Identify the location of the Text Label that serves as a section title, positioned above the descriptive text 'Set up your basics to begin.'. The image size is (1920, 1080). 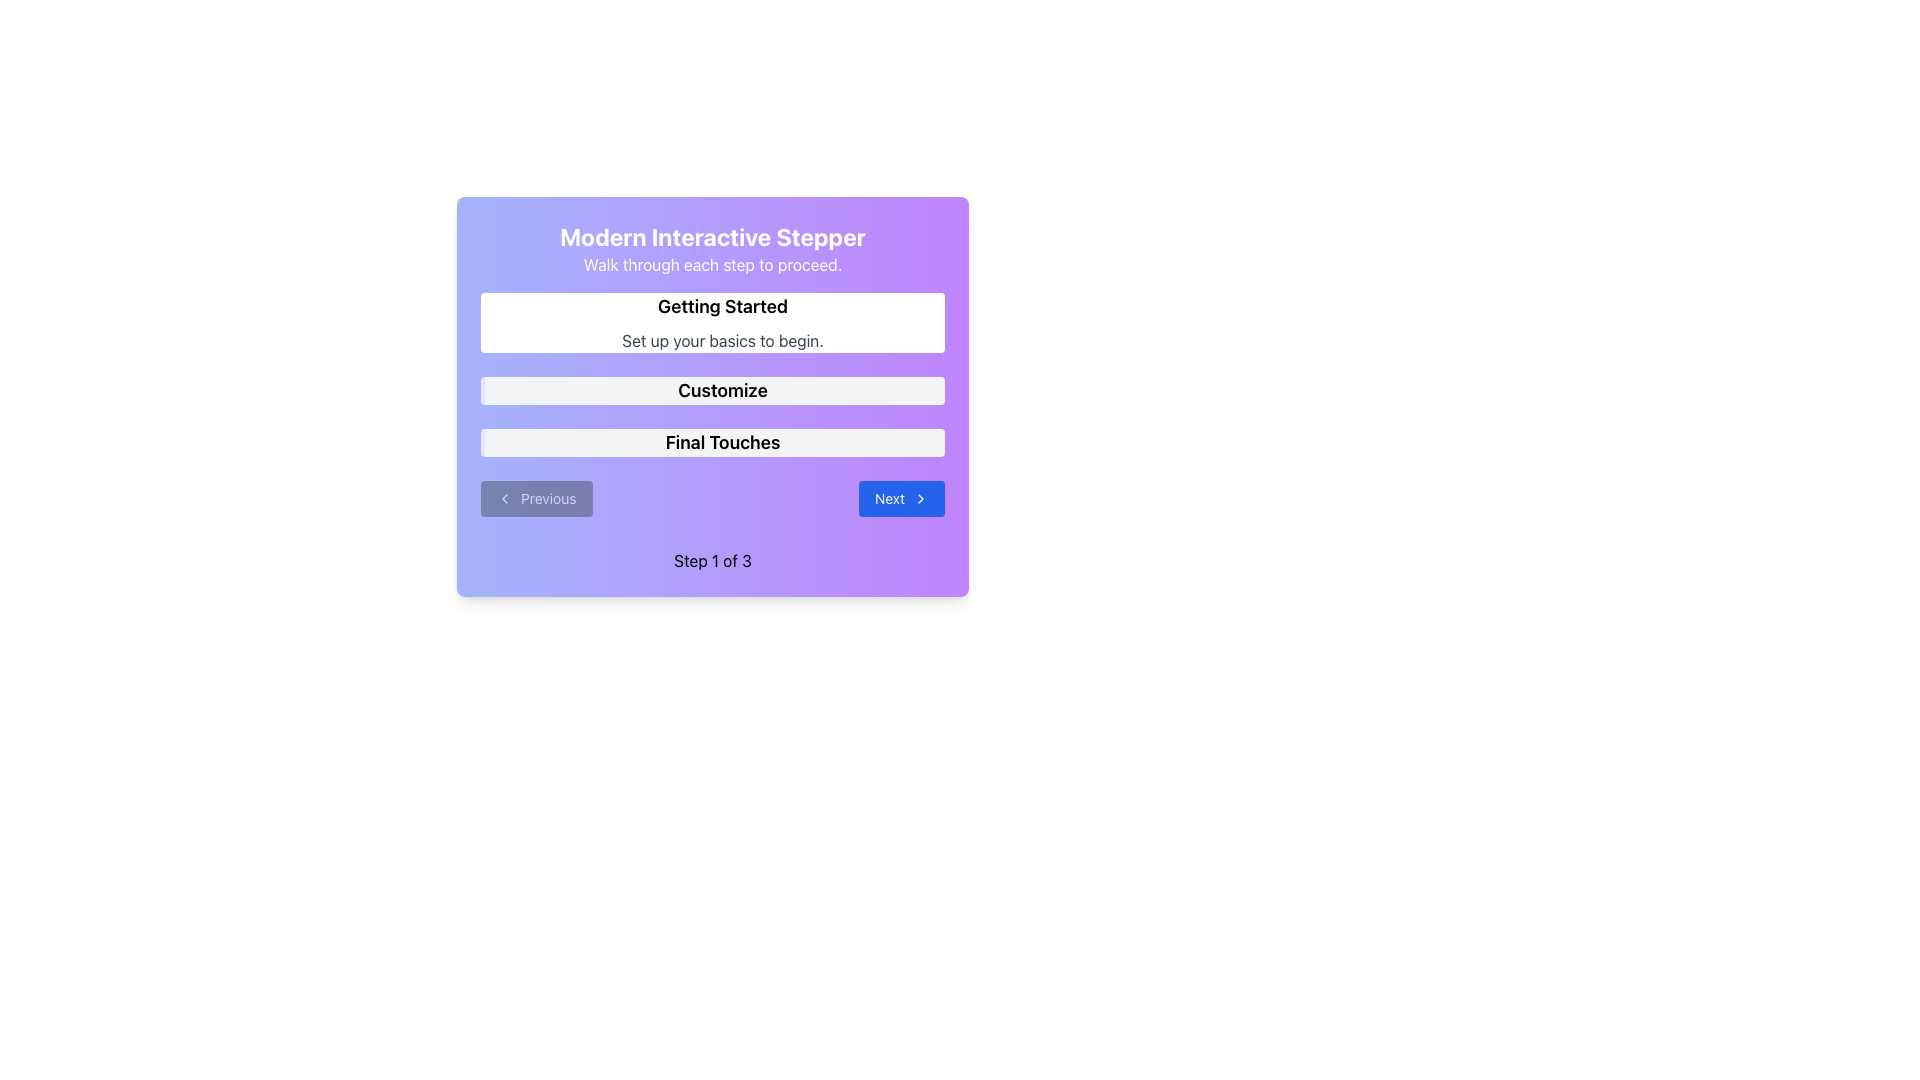
(722, 307).